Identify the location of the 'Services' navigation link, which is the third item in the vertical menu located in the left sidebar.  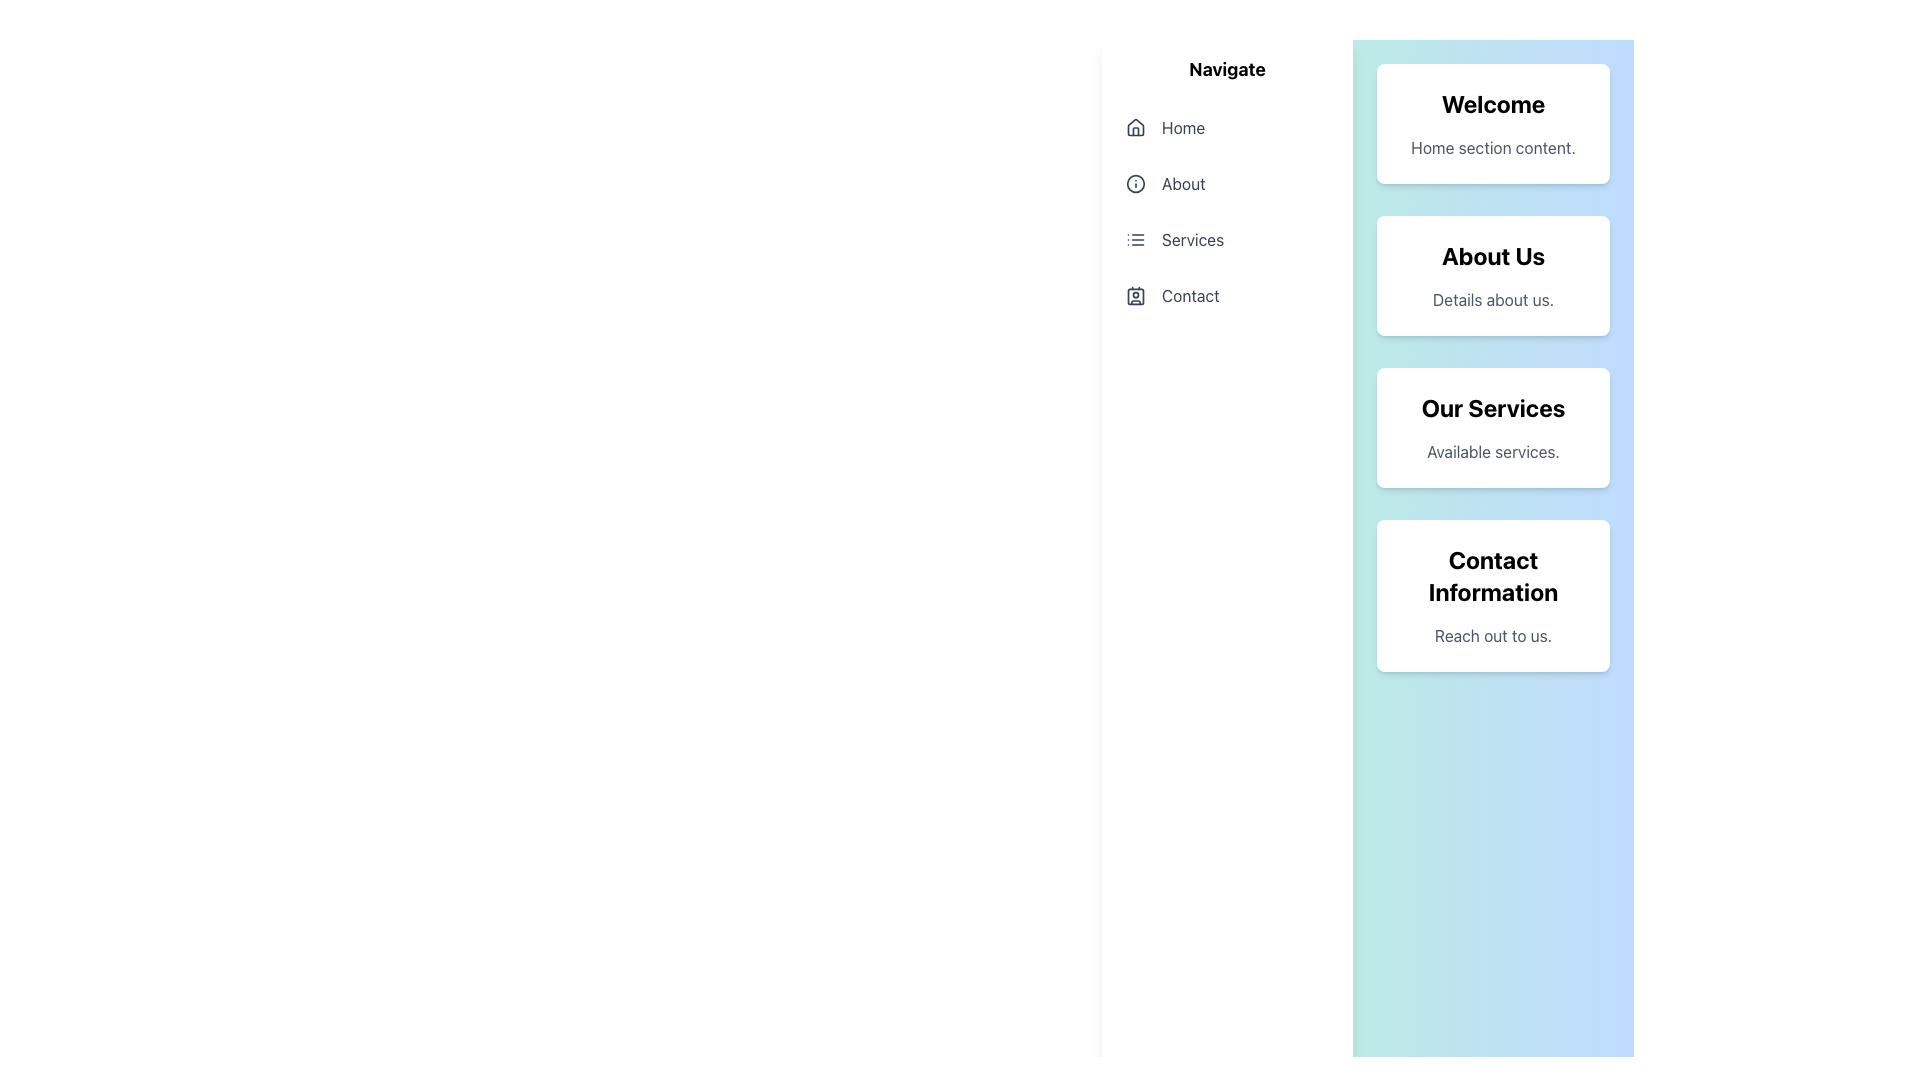
(1226, 238).